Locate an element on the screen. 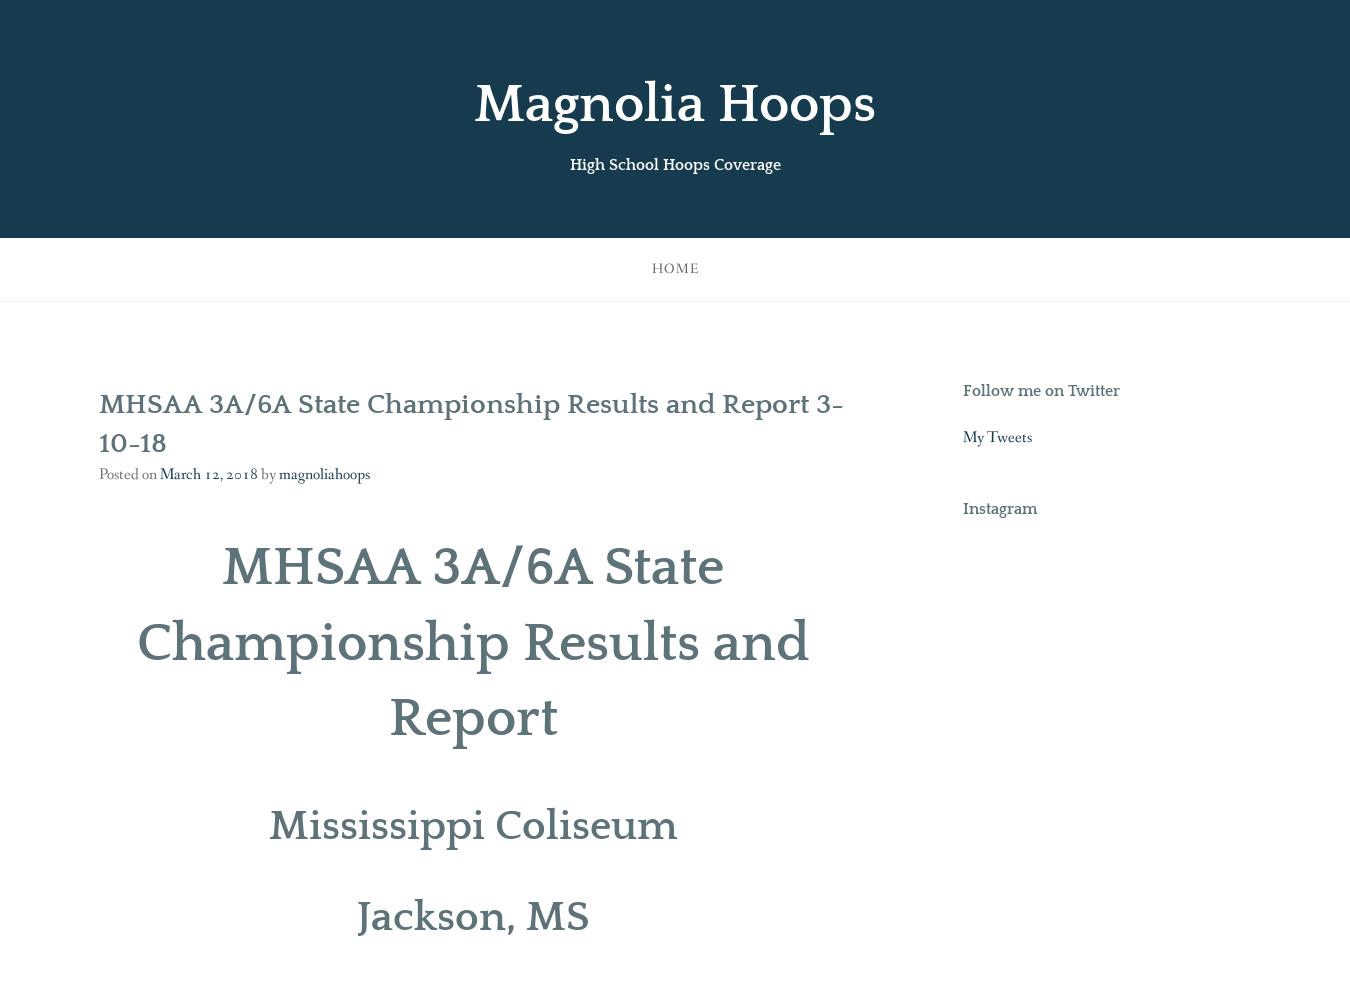  'MHSAA 3A/6A State Championship Results and Report' is located at coordinates (471, 642).